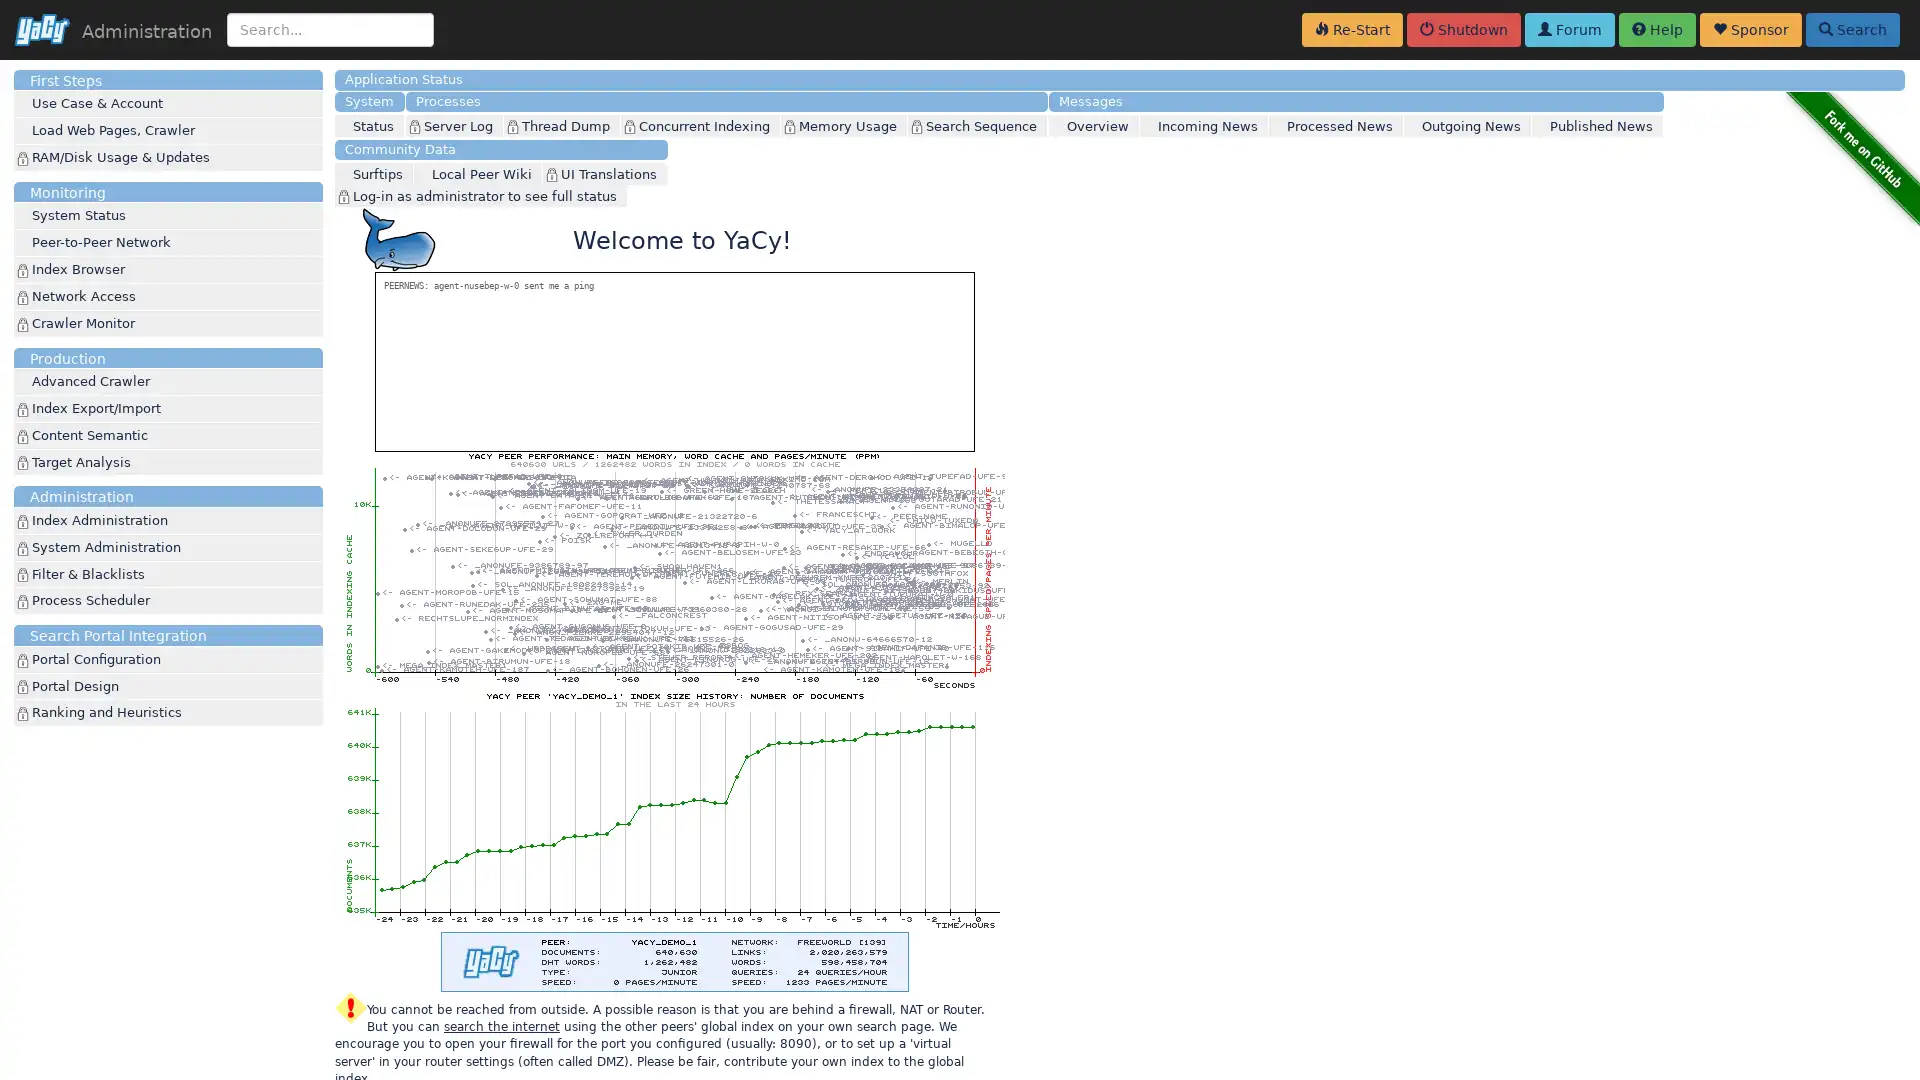 The height and width of the screenshot is (1080, 1920). Describe the element at coordinates (1750, 30) in the screenshot. I see `Sponsor` at that location.